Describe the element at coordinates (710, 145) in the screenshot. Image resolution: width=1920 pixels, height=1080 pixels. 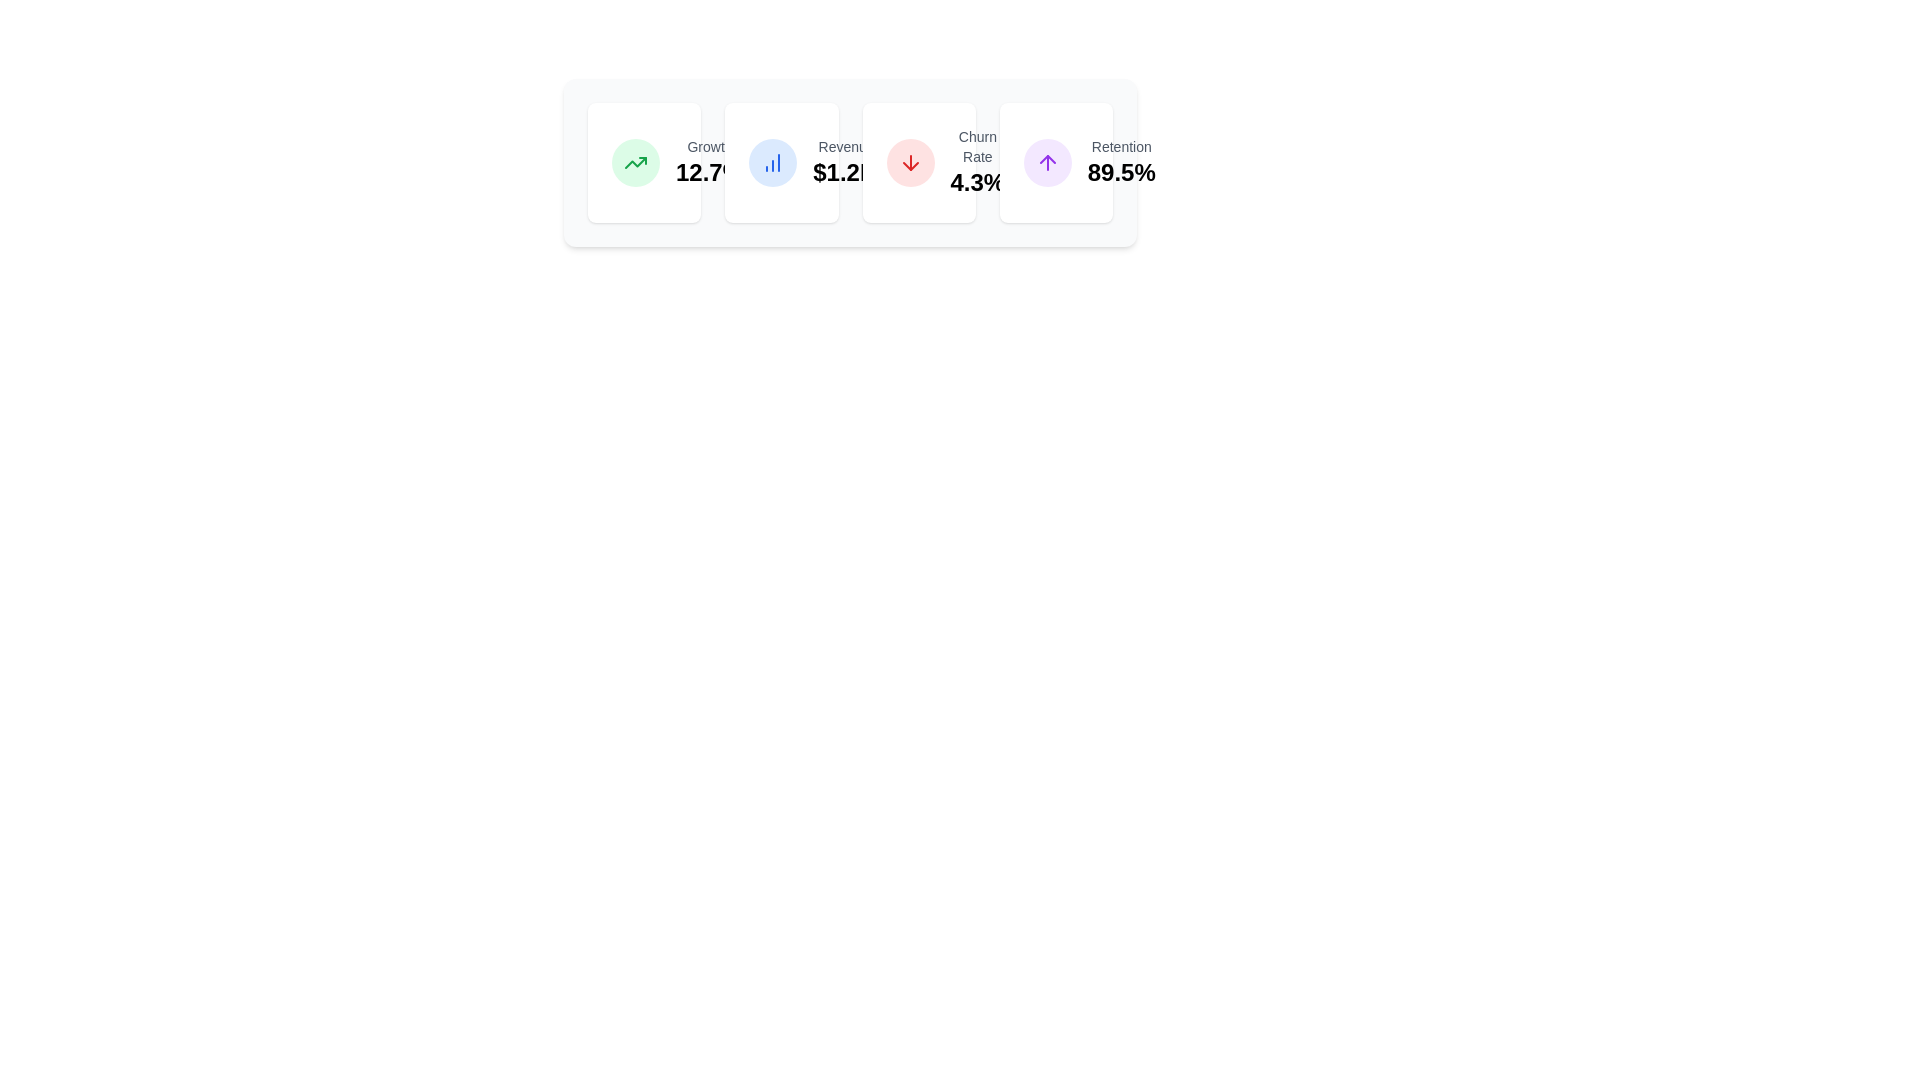
I see `the Text Label displaying 'Growth', which is in a small, gray, sans-serif font, located above the bold text '12.7%' in the growth statistics summary card` at that location.